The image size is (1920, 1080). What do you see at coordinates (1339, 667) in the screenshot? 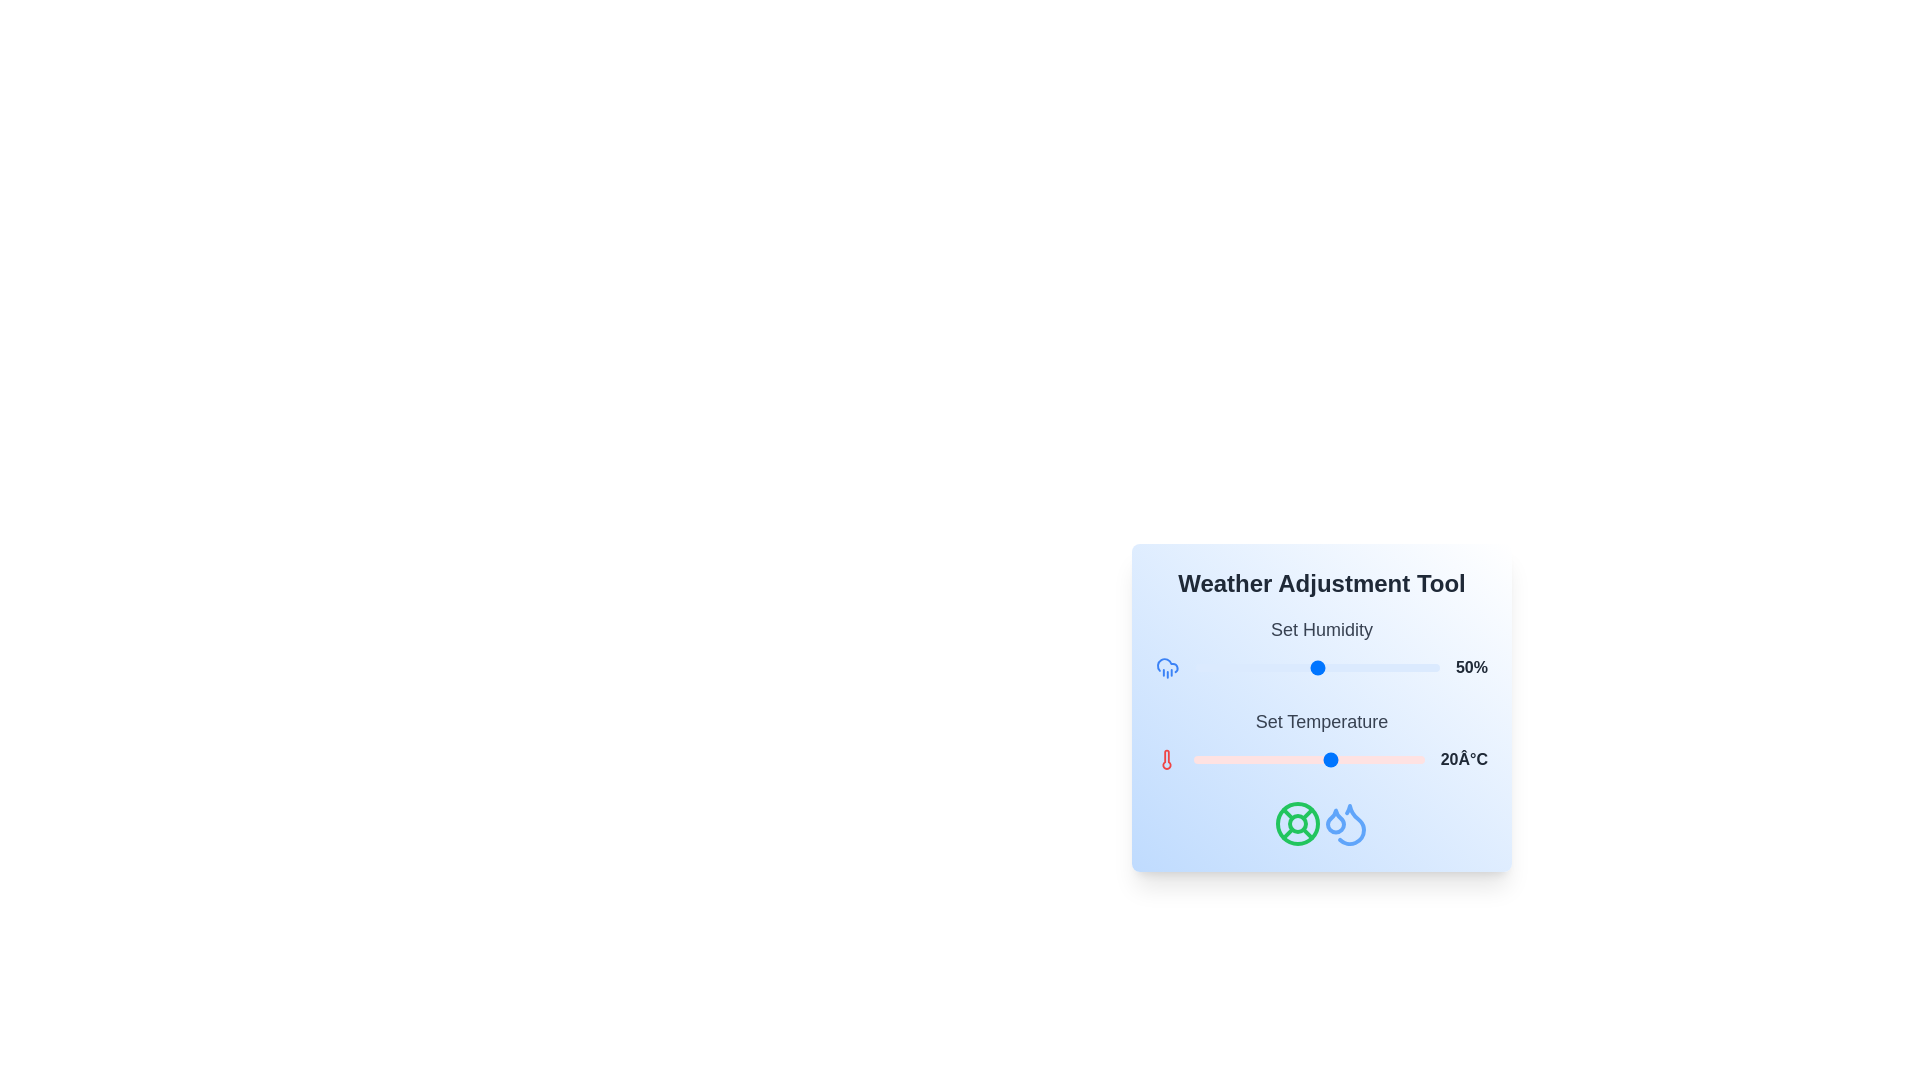
I see `the humidity slider to 59%` at bounding box center [1339, 667].